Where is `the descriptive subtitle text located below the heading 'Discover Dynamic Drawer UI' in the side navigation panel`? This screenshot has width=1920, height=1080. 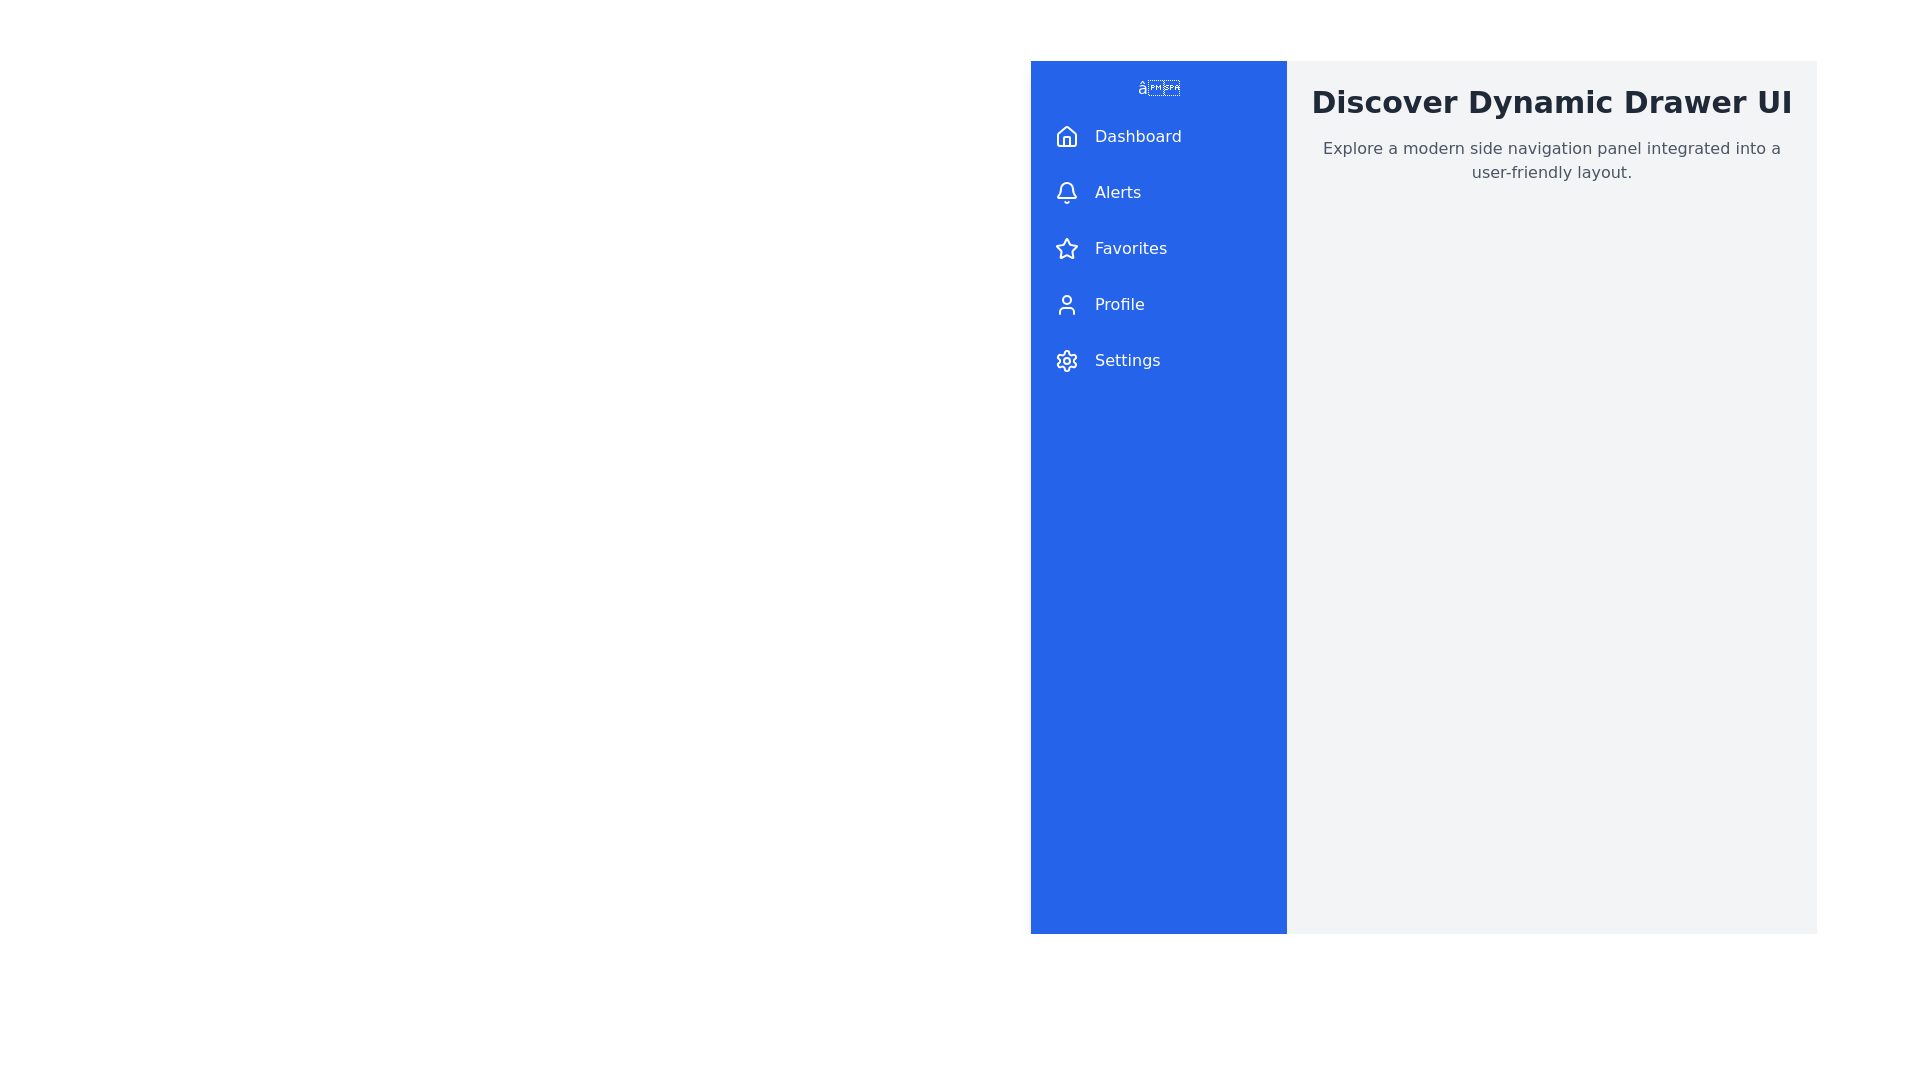
the descriptive subtitle text located below the heading 'Discover Dynamic Drawer UI' in the side navigation panel is located at coordinates (1550, 160).